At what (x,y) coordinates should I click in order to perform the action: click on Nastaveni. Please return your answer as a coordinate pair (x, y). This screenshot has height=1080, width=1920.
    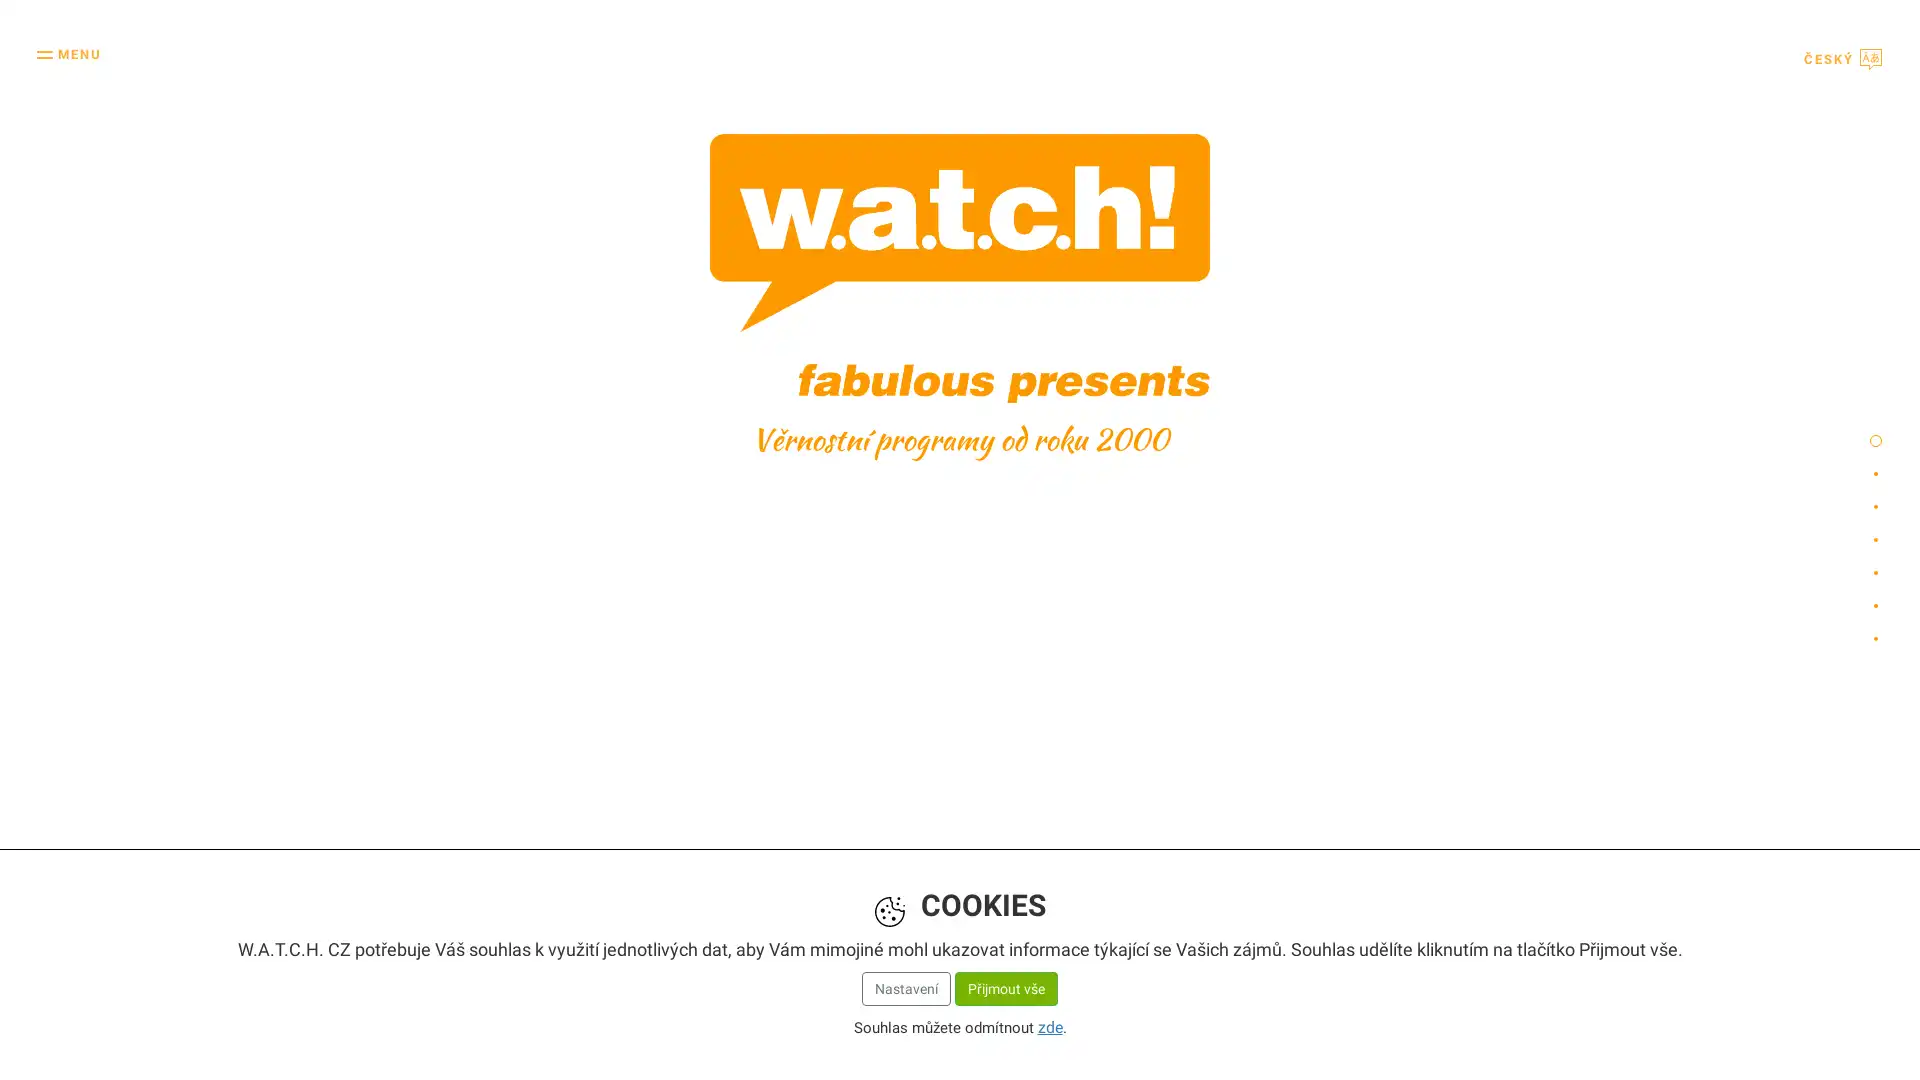
    Looking at the image, I should click on (904, 983).